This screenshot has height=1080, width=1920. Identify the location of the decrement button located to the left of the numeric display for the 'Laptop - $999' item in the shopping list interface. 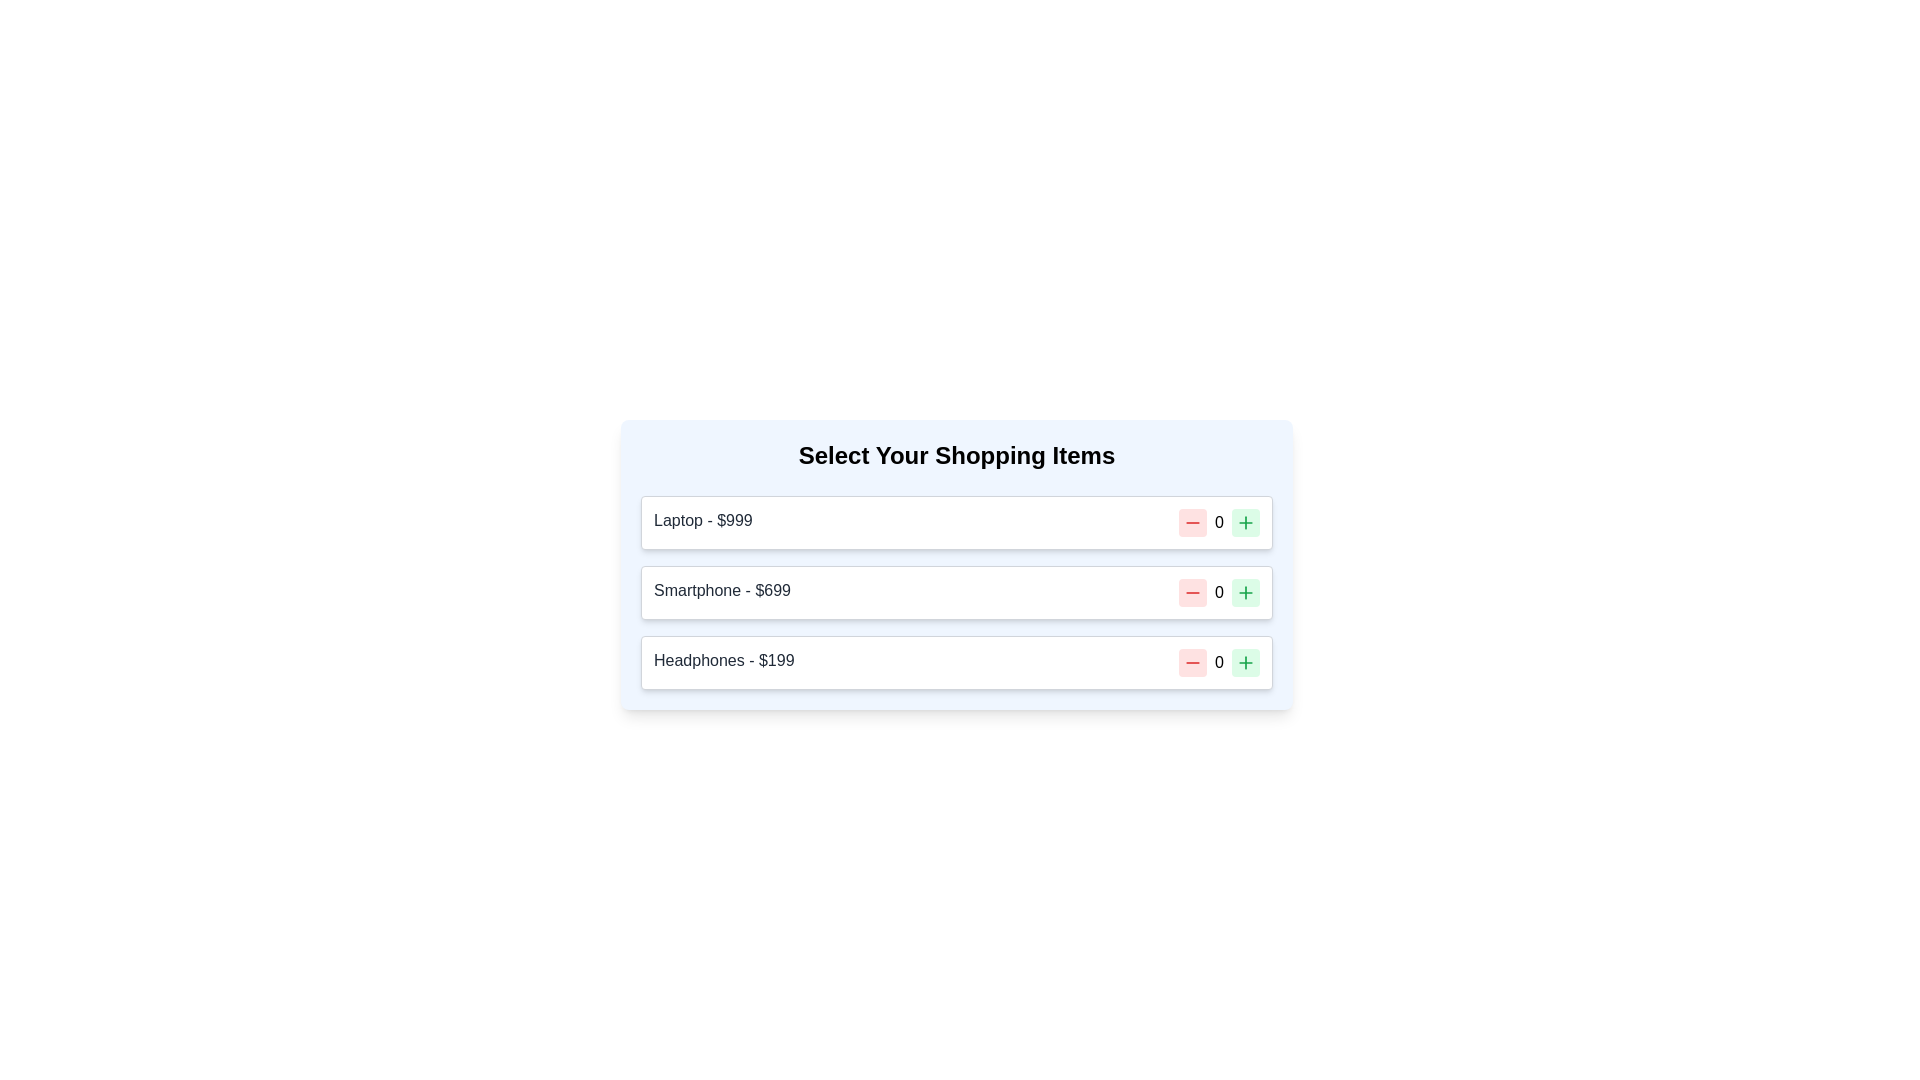
(1193, 522).